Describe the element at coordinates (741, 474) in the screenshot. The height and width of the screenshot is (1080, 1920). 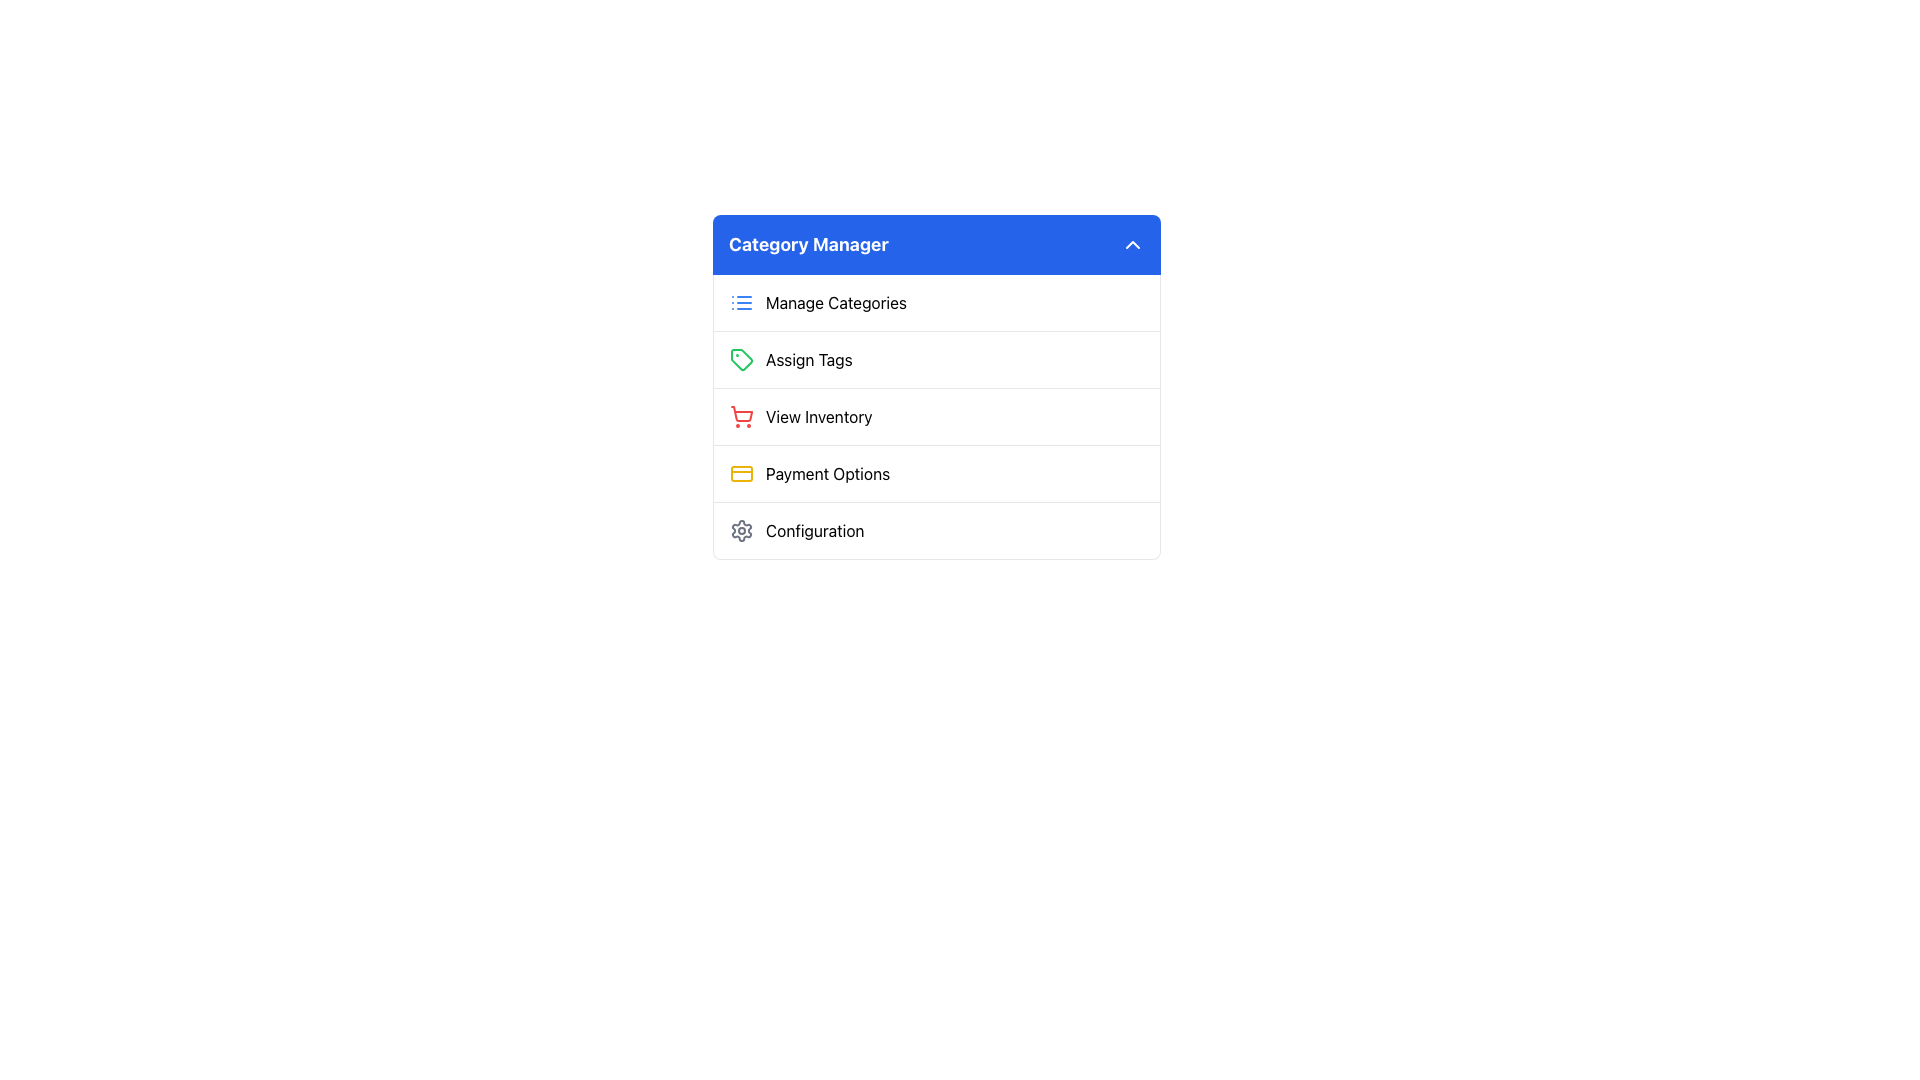
I see `the decorative and functional icon for the 'Payment Options' section in the 'Category Manager' menu, located to the far left of the entry` at that location.